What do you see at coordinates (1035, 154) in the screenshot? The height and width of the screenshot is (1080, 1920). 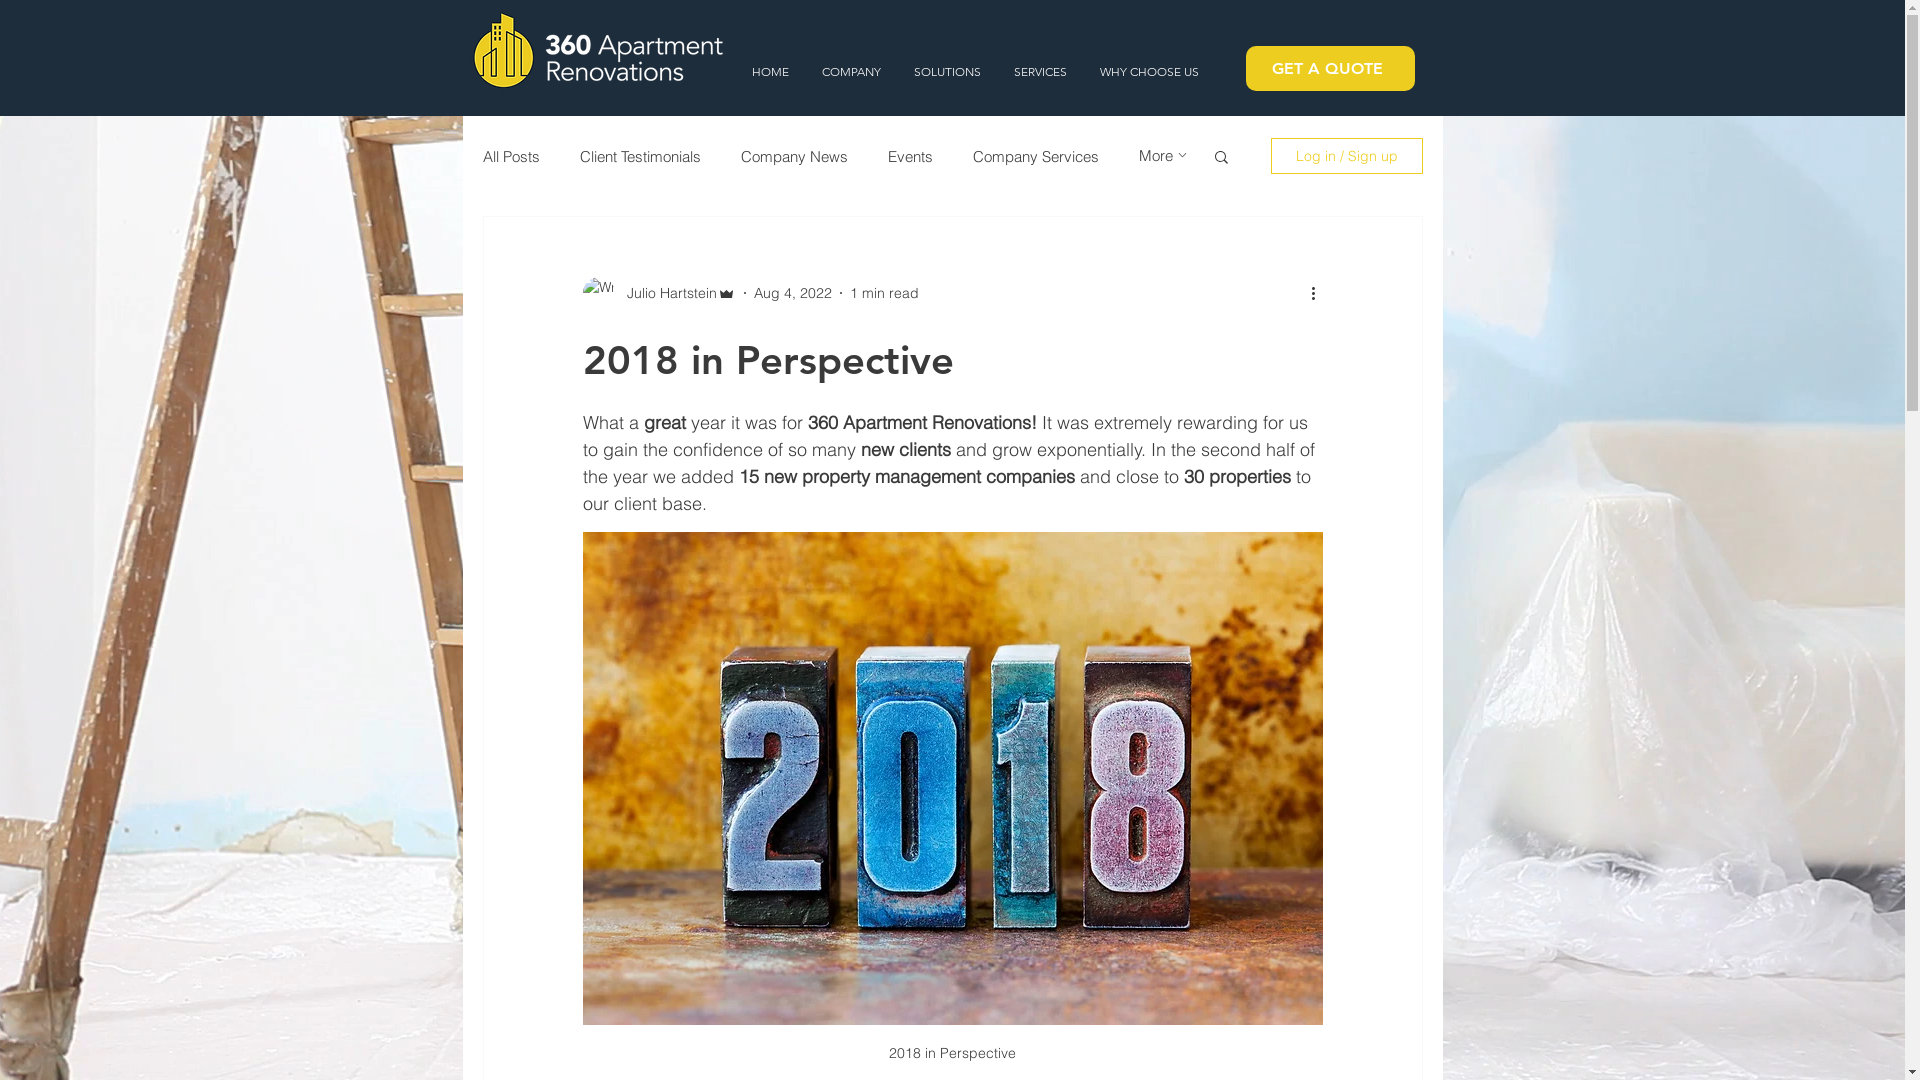 I see `'Company Services'` at bounding box center [1035, 154].